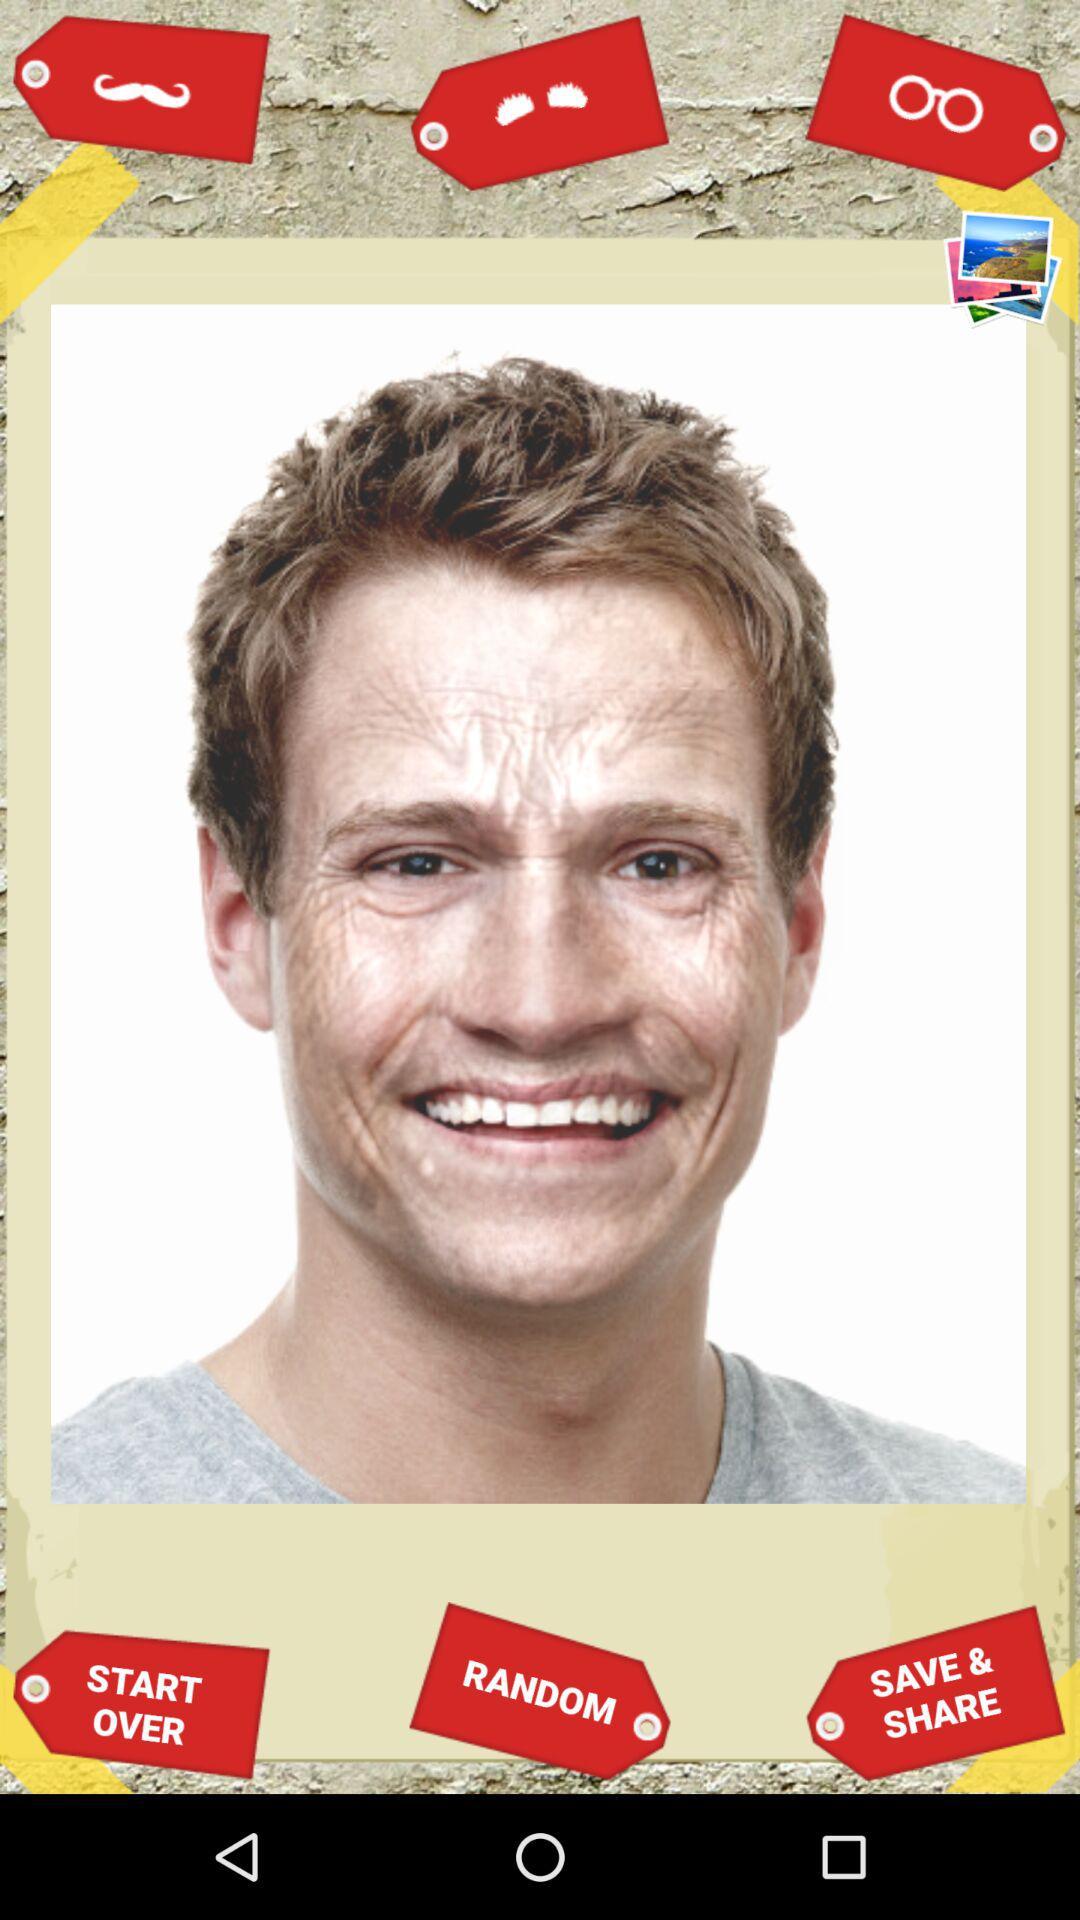  What do you see at coordinates (540, 1690) in the screenshot?
I see `icon to the right of start` at bounding box center [540, 1690].